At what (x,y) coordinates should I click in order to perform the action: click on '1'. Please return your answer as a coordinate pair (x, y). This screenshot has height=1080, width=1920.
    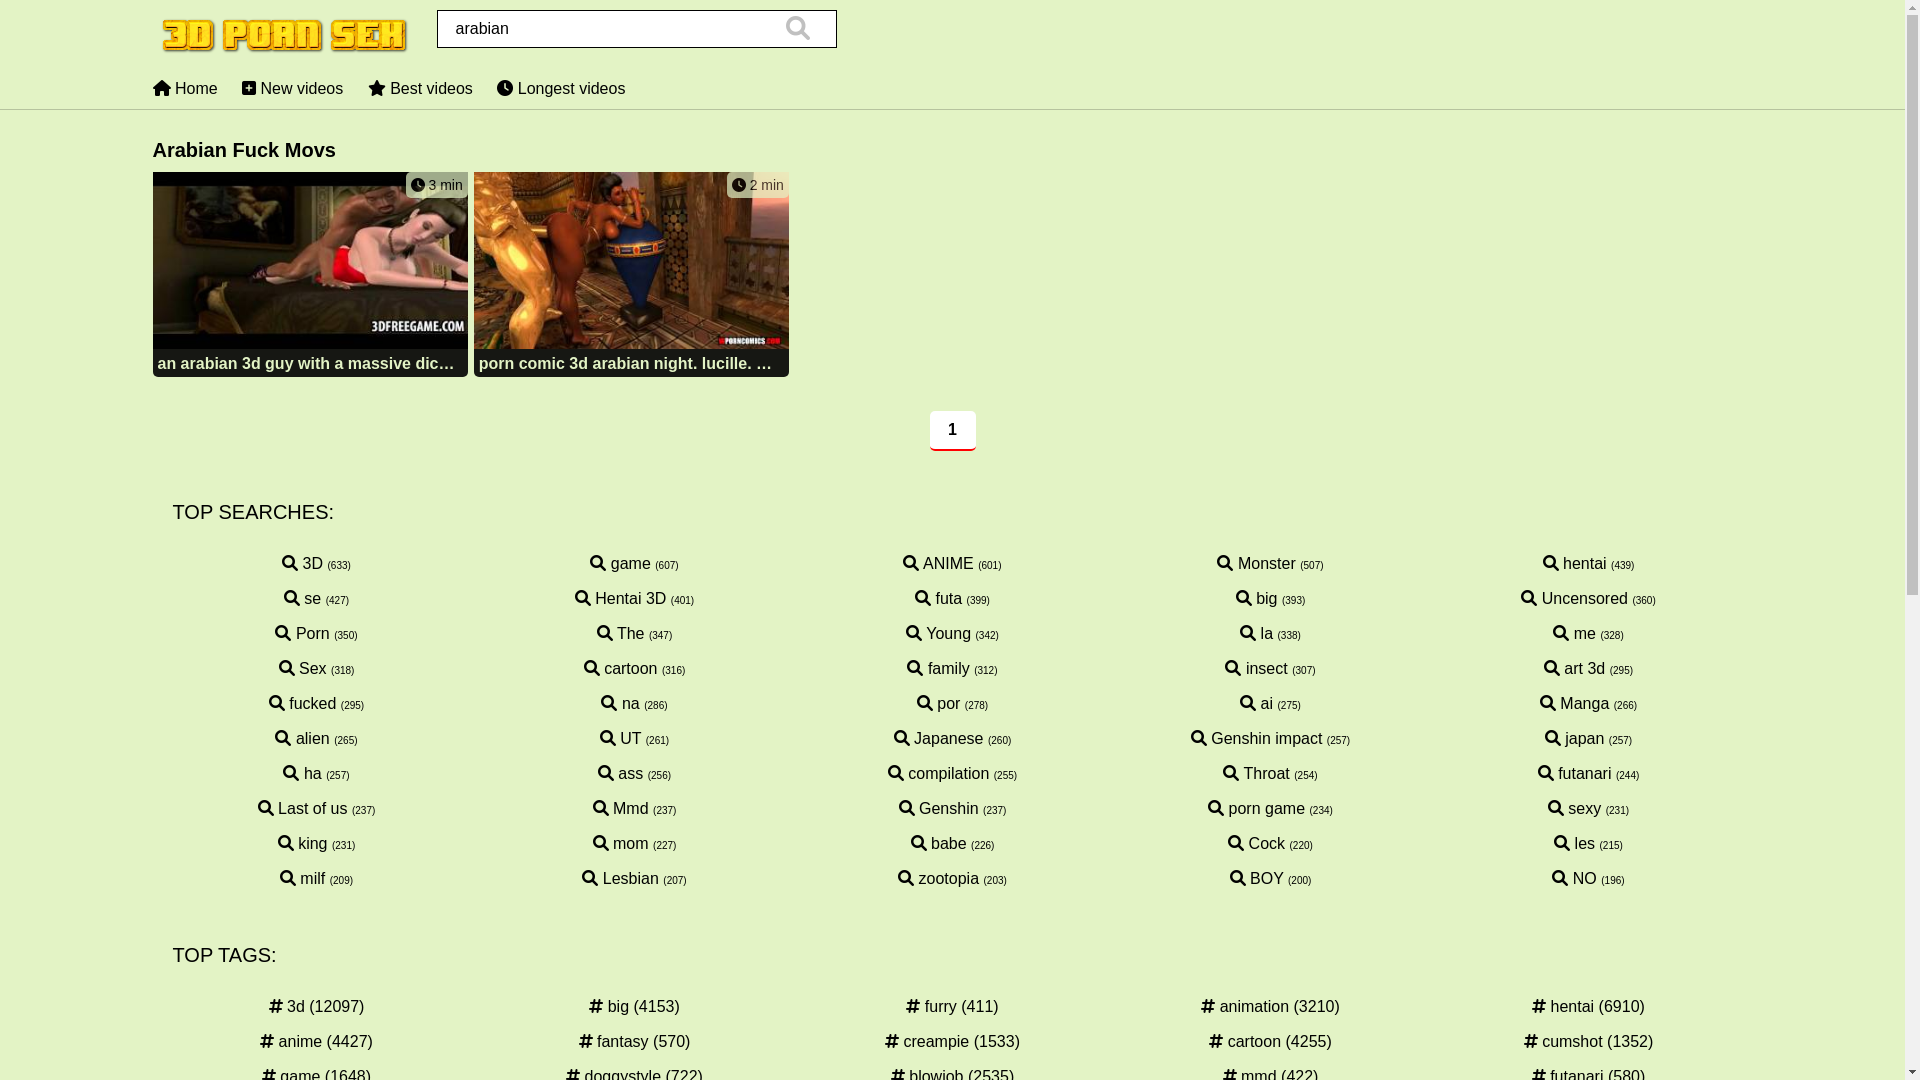
    Looking at the image, I should click on (952, 430).